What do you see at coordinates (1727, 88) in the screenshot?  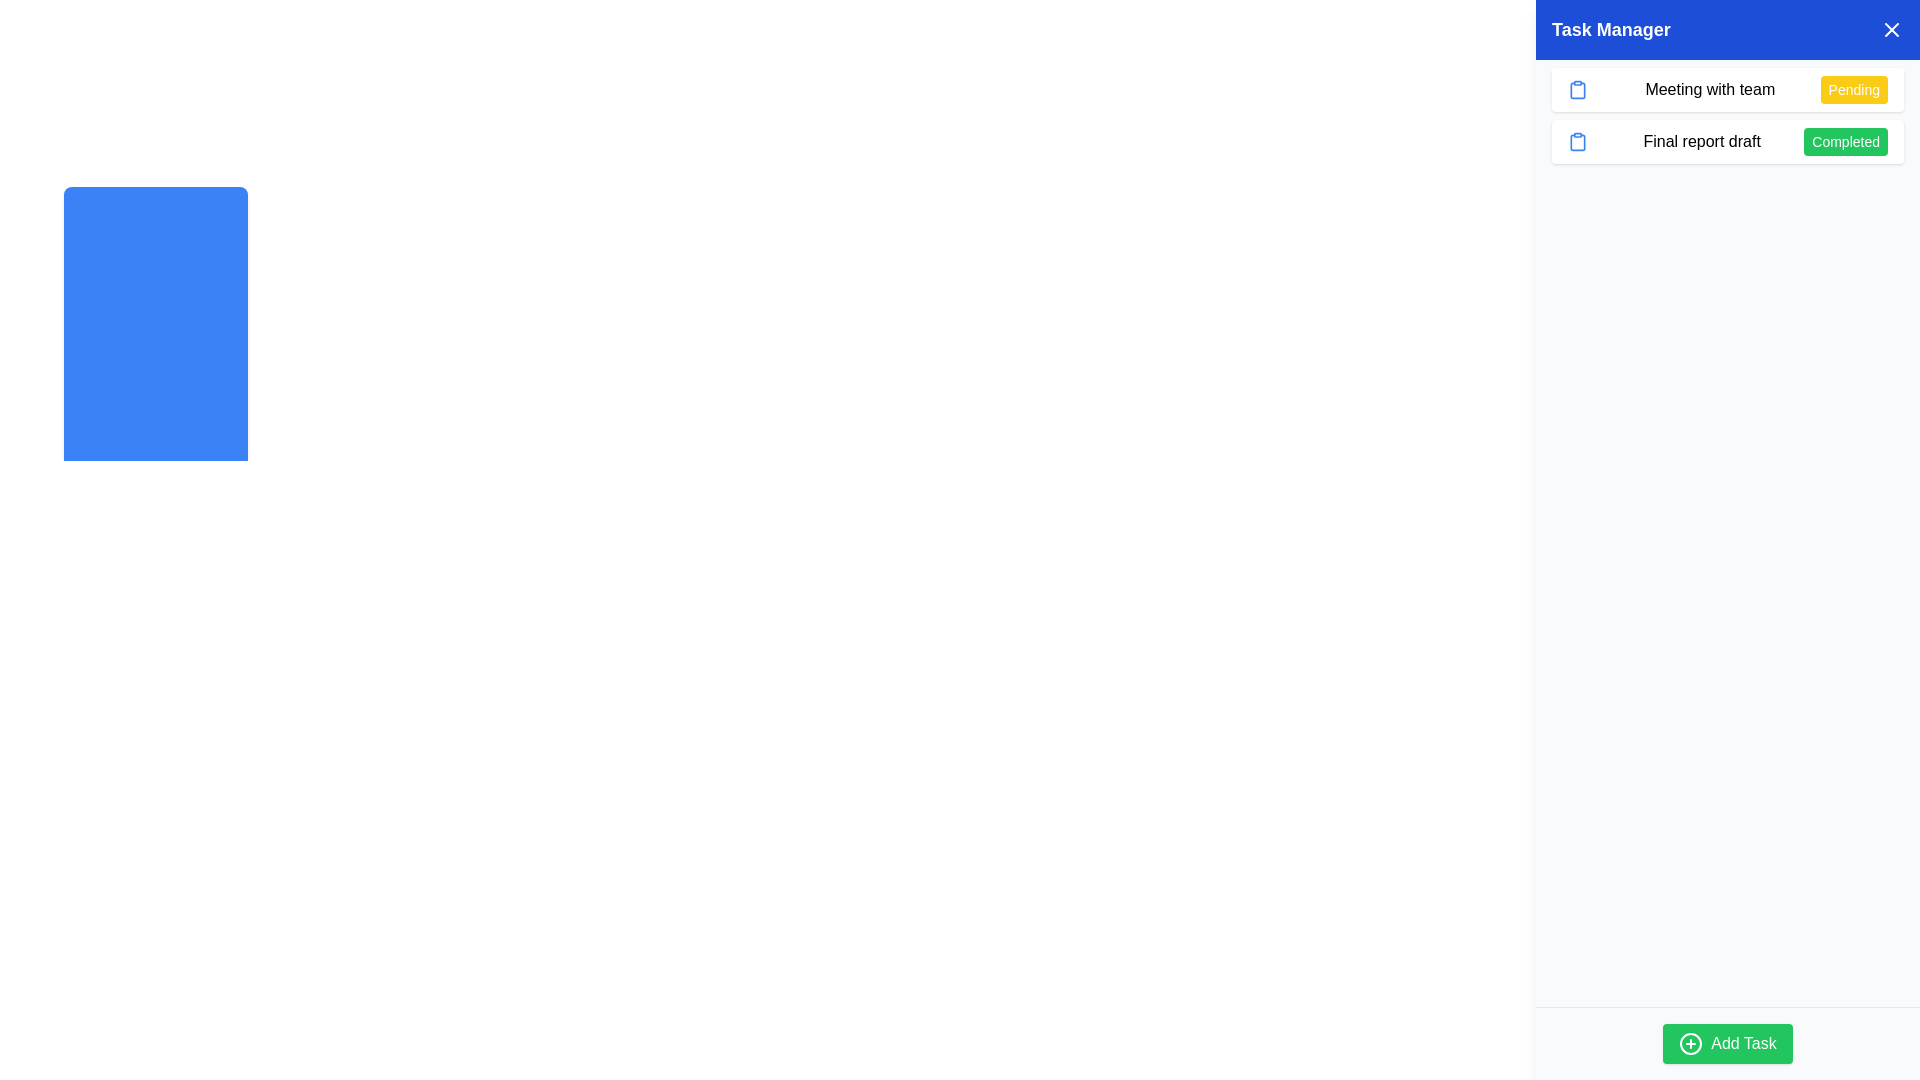 I see `the button labeled 'Meeting with team' which features a blue clipboard icon and a yellow 'Pending' badge` at bounding box center [1727, 88].